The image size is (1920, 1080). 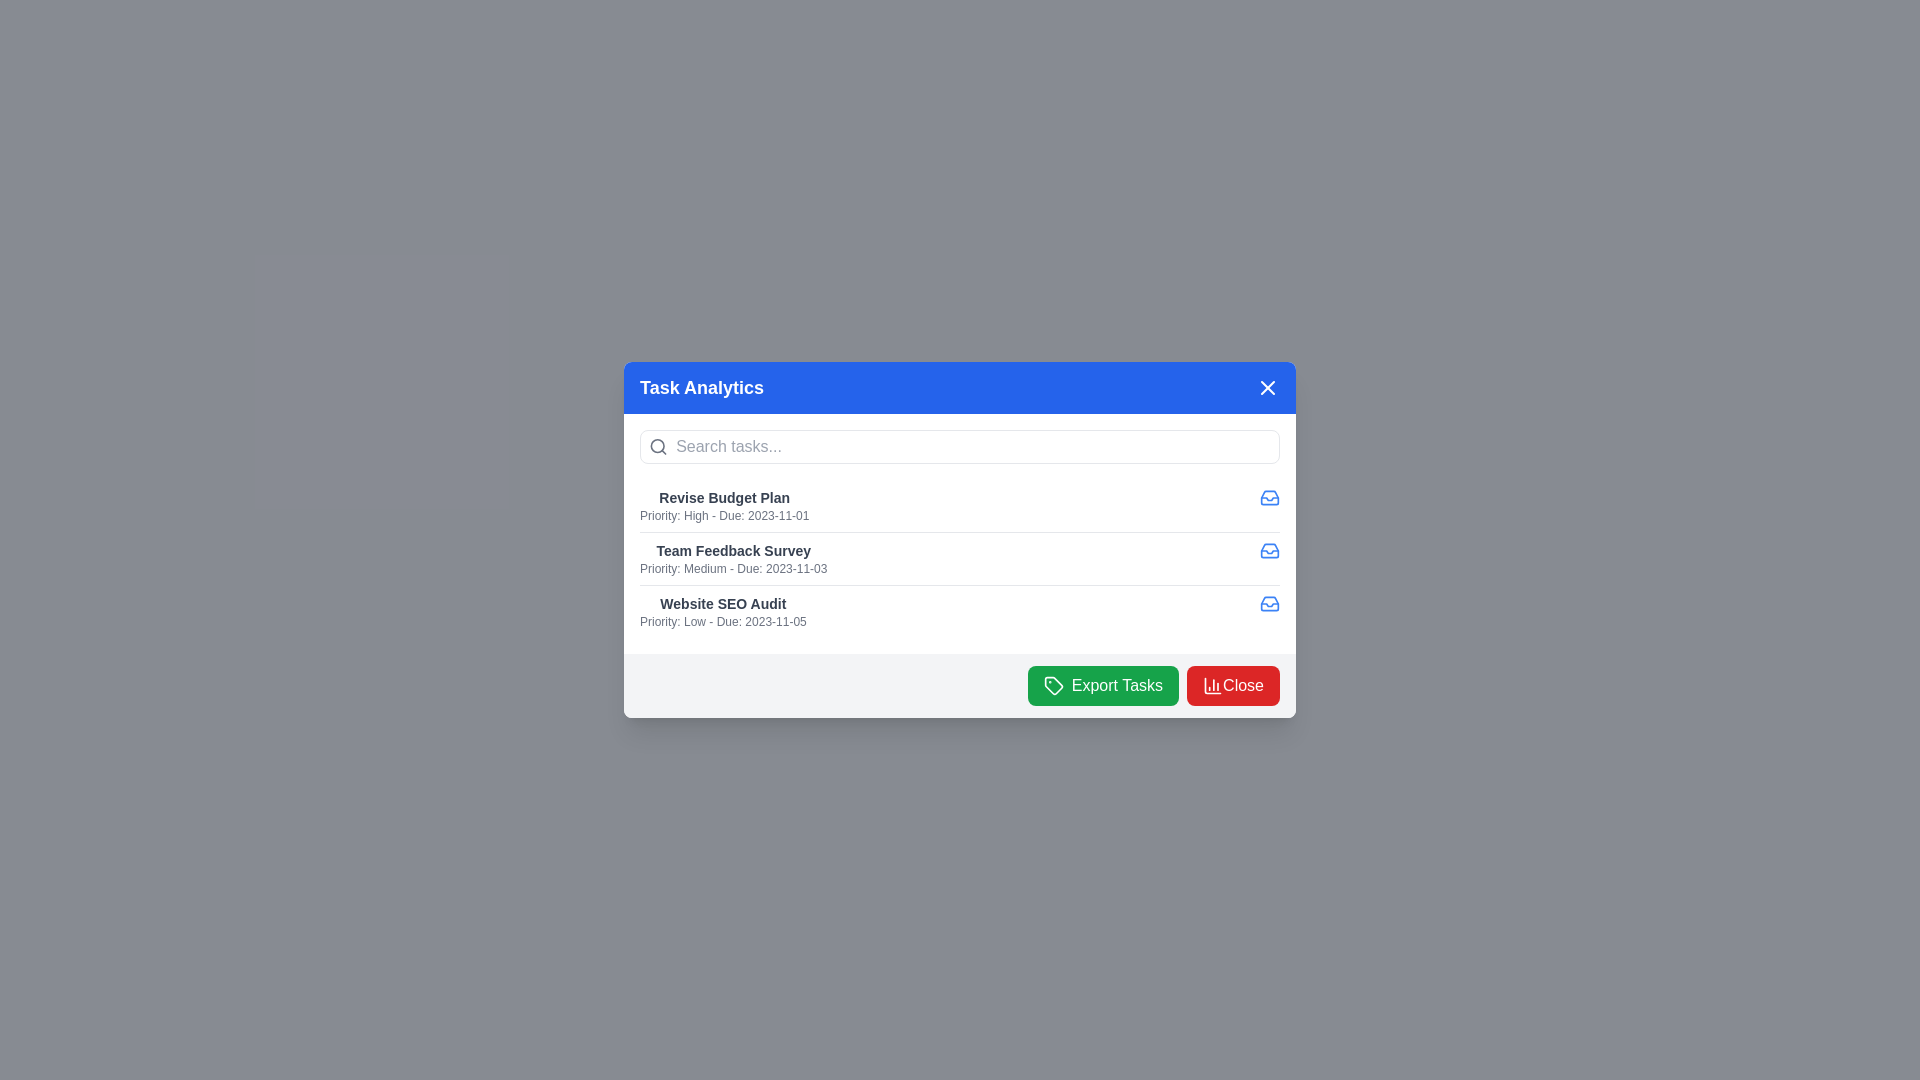 I want to click on information displayed in the list item titled 'Revise Budget Plan' which includes the priority level 'High' and due date '2023-11-01', so click(x=723, y=504).